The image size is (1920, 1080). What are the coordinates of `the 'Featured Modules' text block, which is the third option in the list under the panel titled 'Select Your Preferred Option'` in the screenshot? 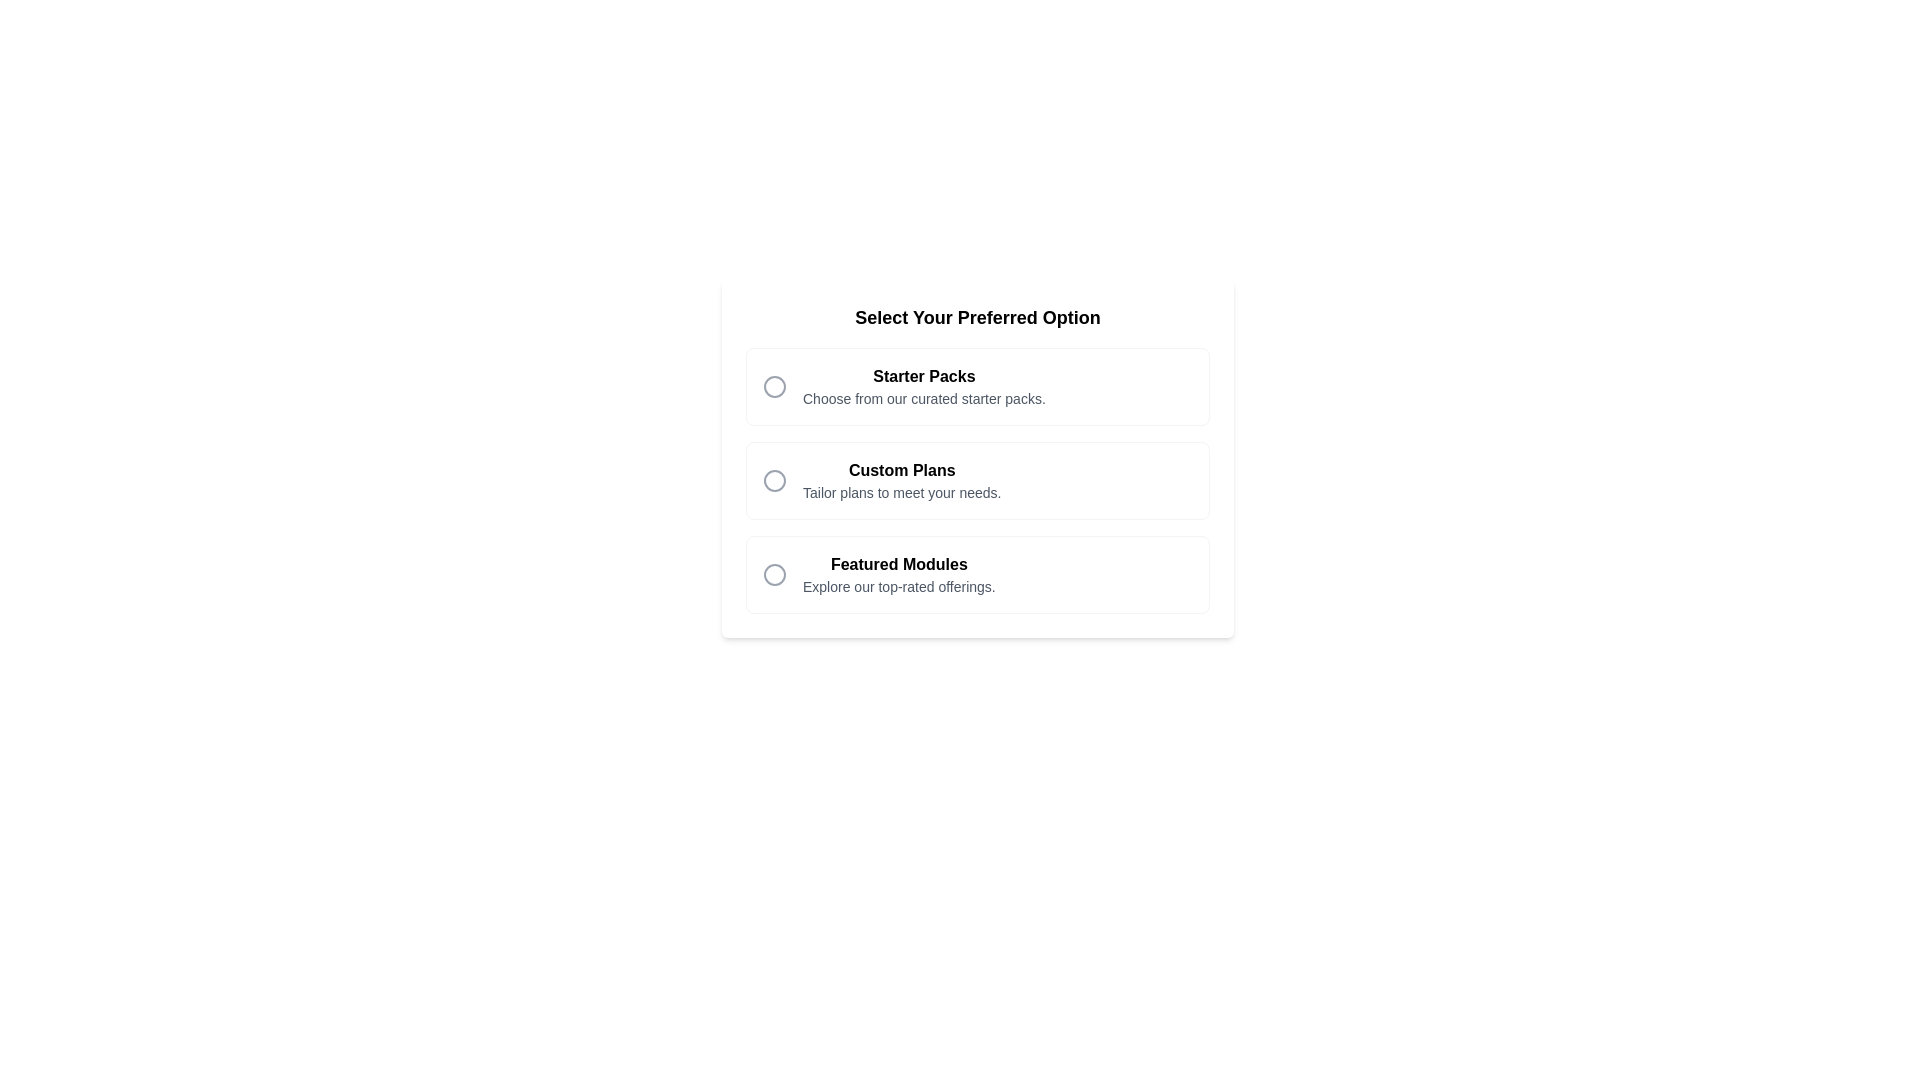 It's located at (898, 574).